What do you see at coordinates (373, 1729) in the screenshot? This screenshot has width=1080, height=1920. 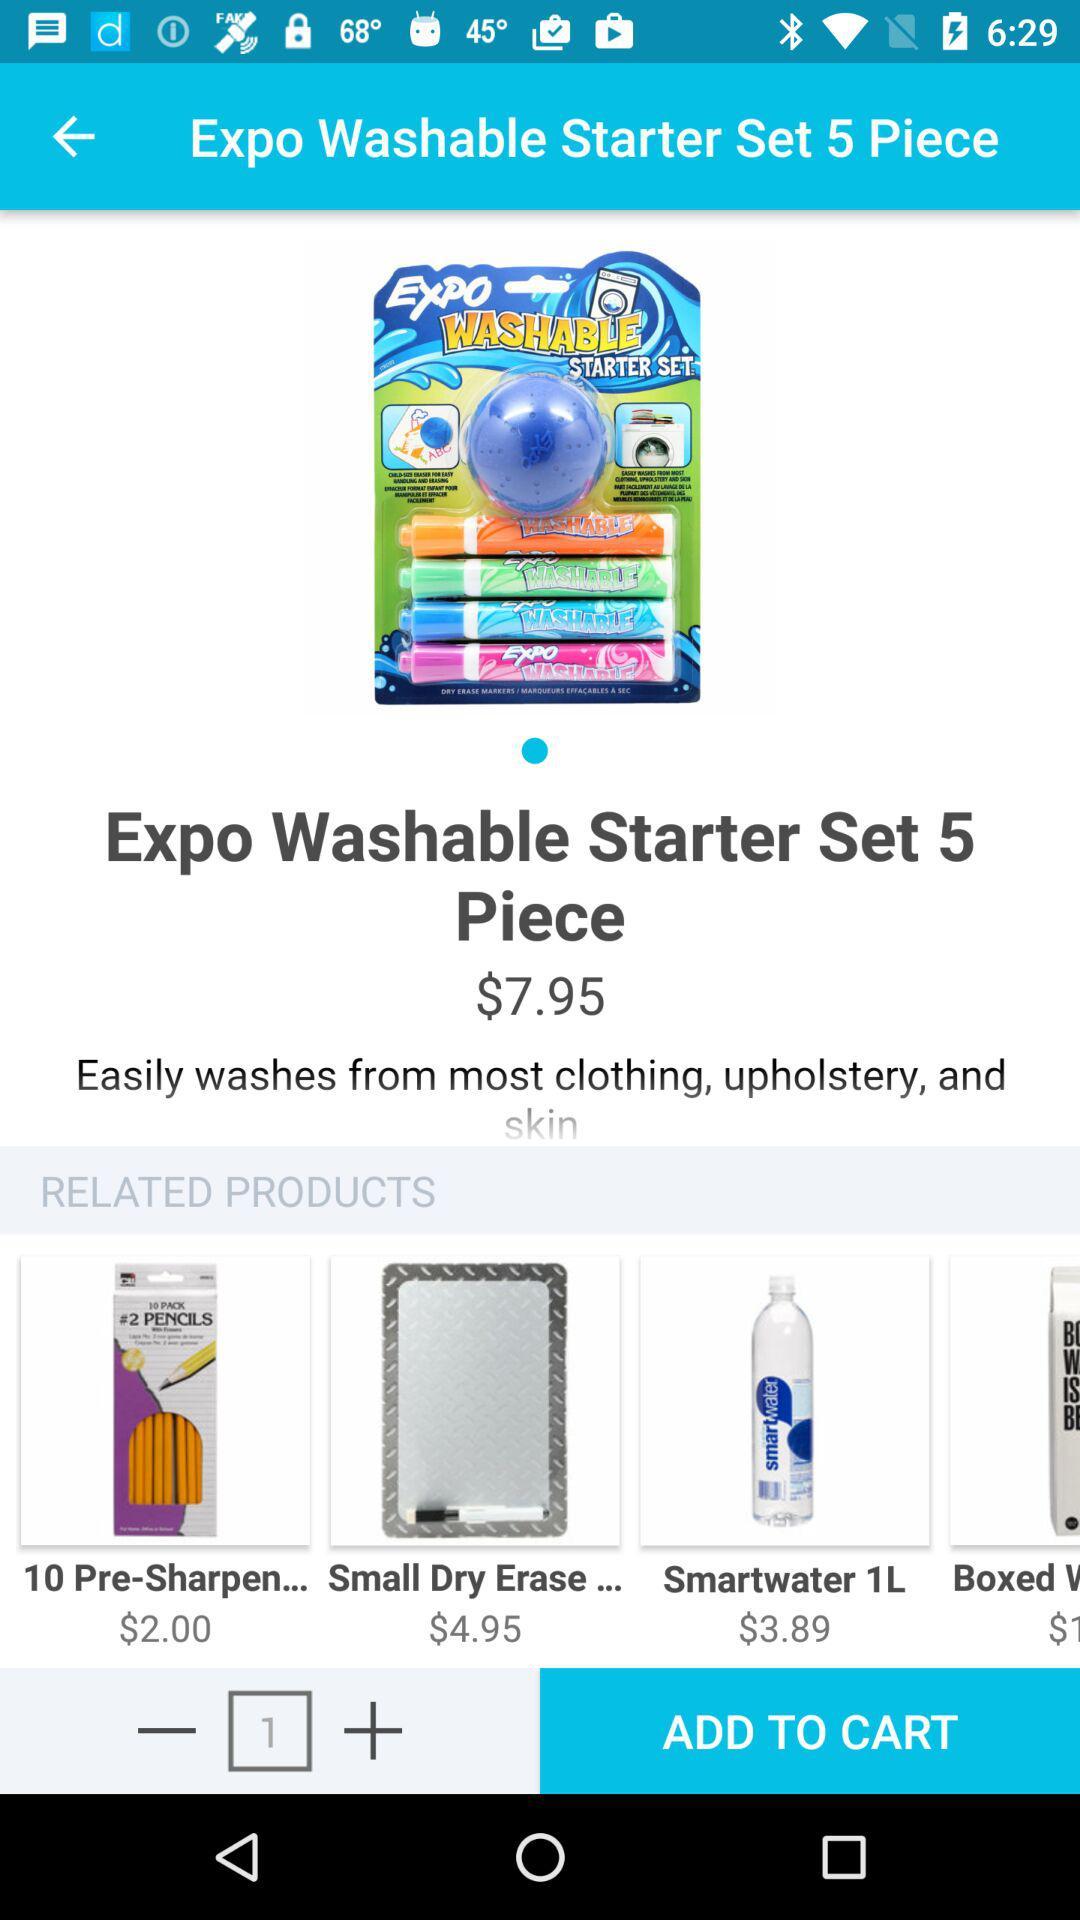 I see `cover art gopuff food drink delivery and add app` at bounding box center [373, 1729].